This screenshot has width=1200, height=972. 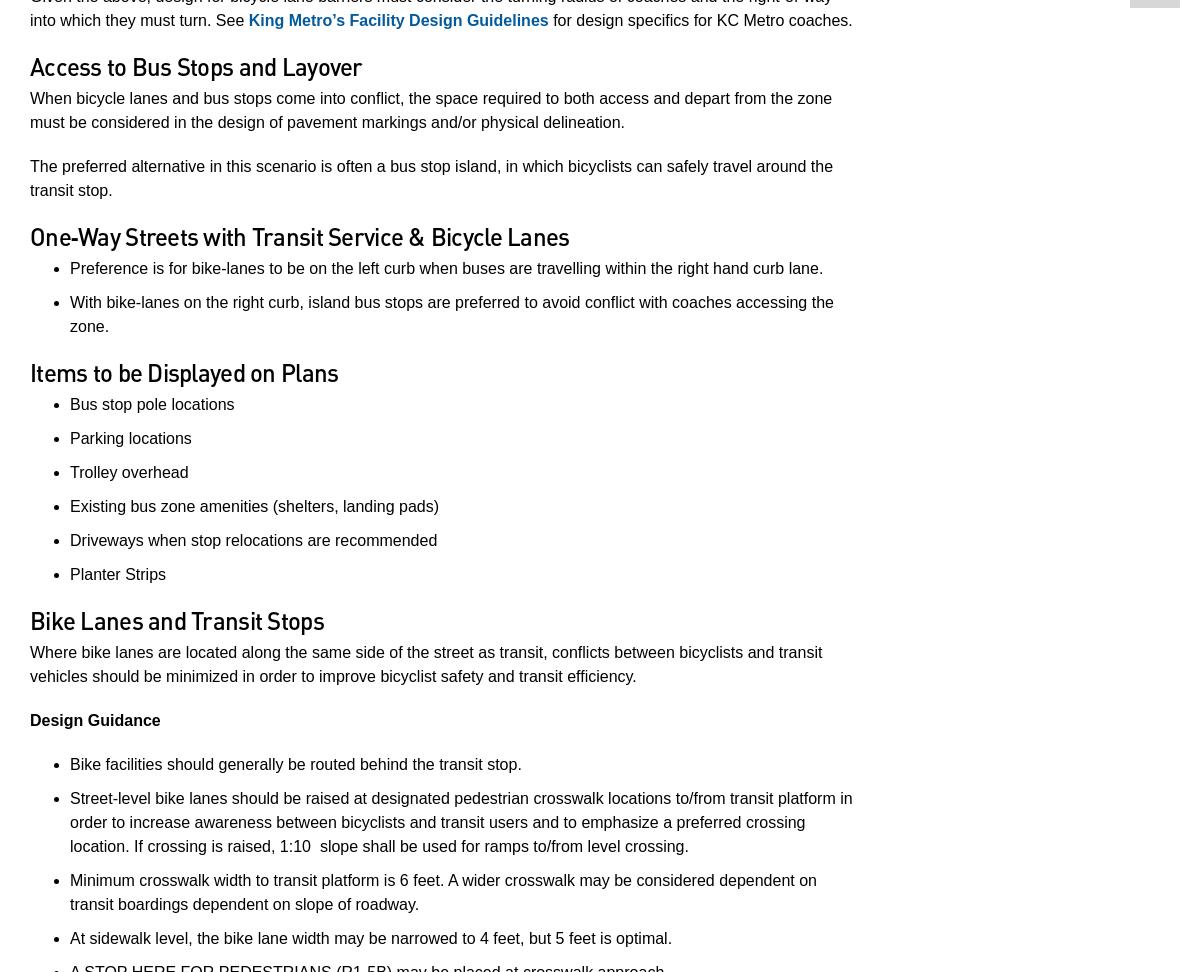 What do you see at coordinates (450, 312) in the screenshot?
I see `'With bike‐lanes on the right curb, island bus stops are preferred to avoid conflict with coaches accessing the zone.'` at bounding box center [450, 312].